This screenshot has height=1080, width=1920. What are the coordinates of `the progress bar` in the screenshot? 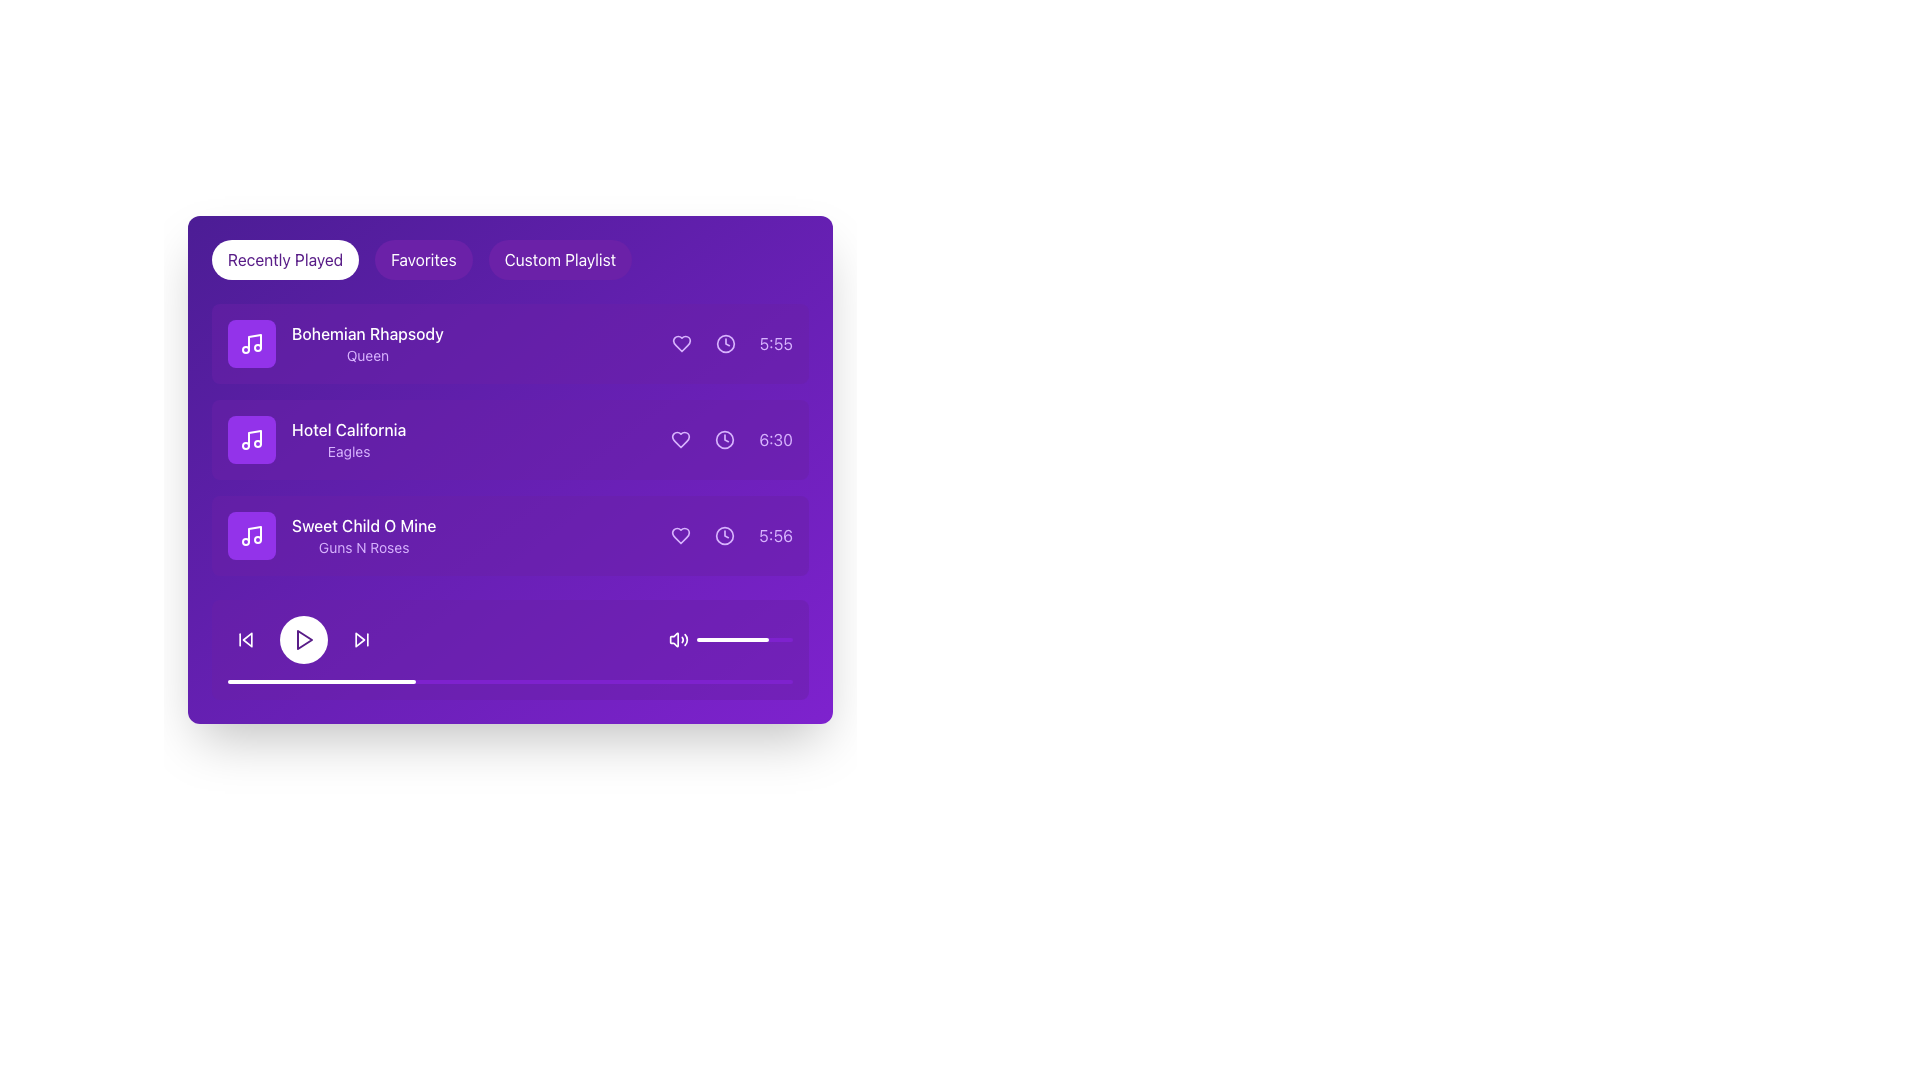 It's located at (555, 681).